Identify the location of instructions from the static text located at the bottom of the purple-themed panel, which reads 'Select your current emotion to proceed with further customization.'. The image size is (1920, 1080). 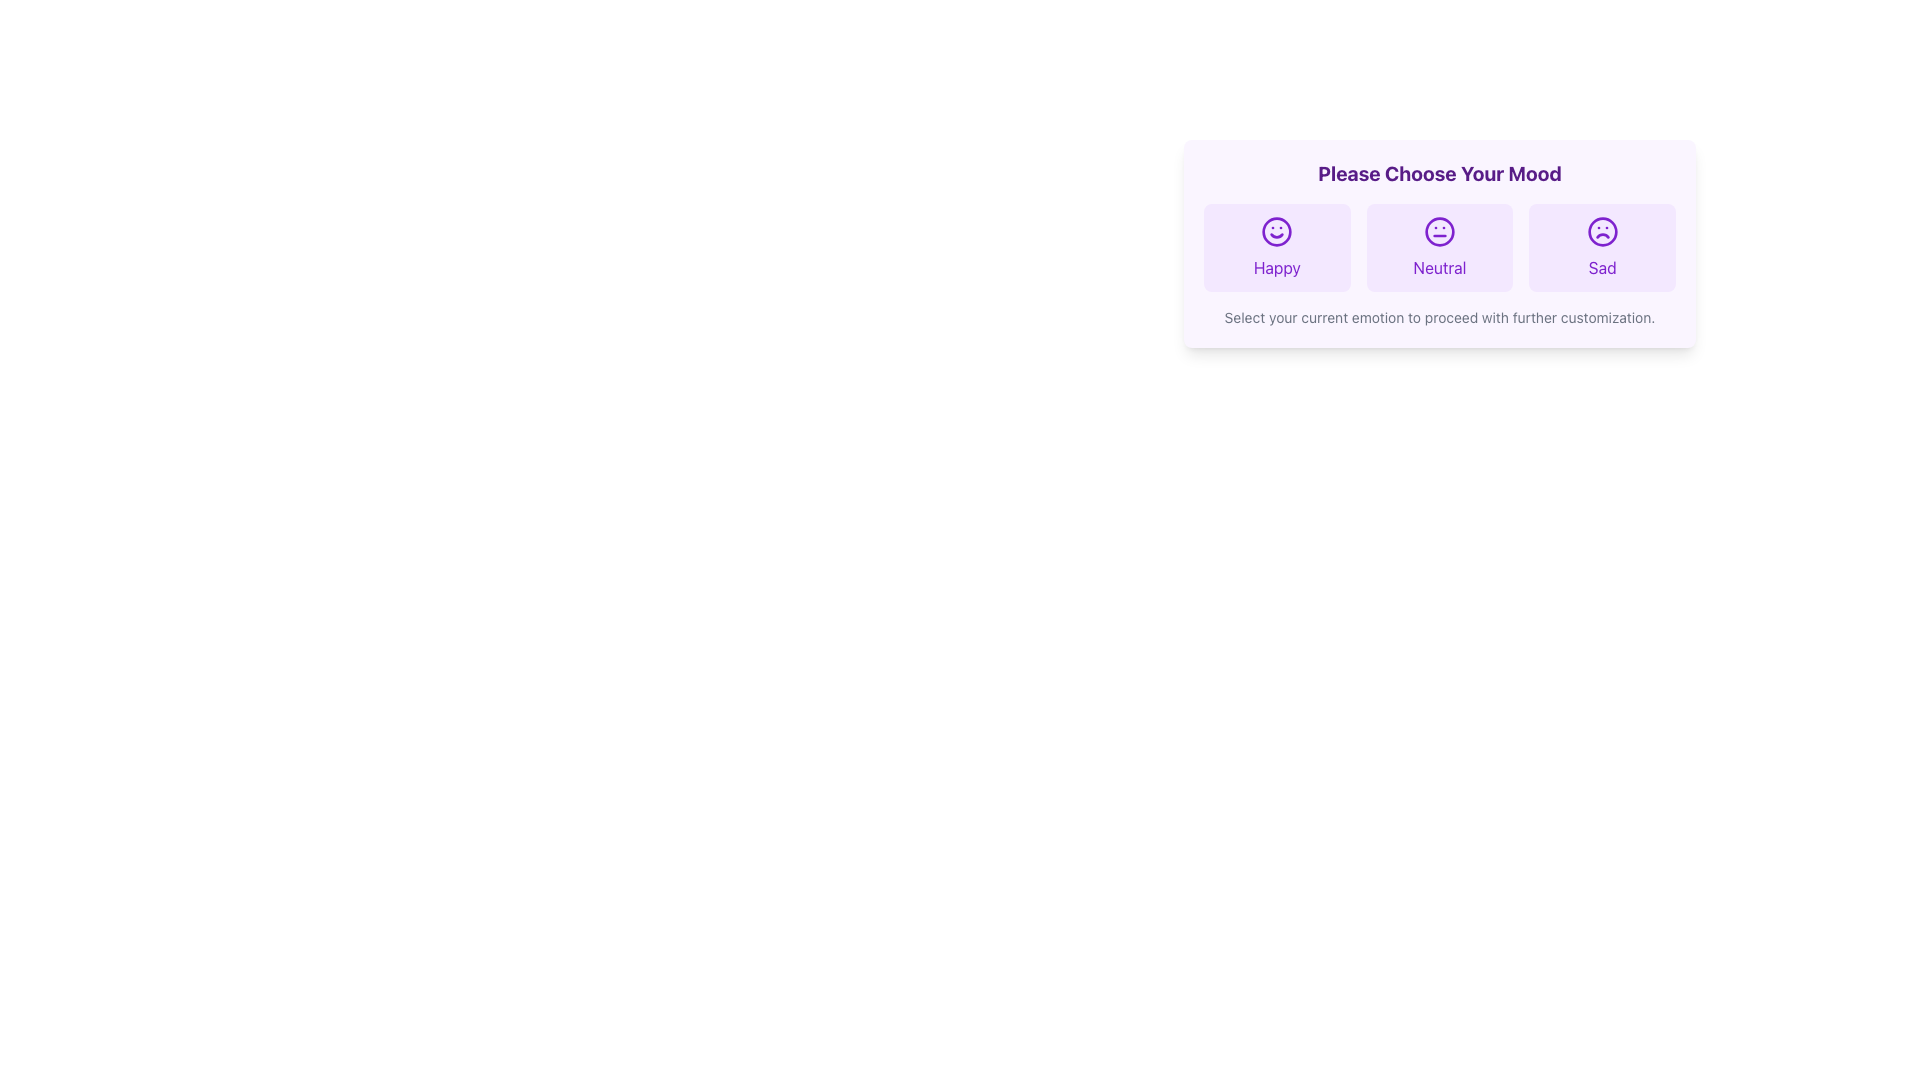
(1440, 316).